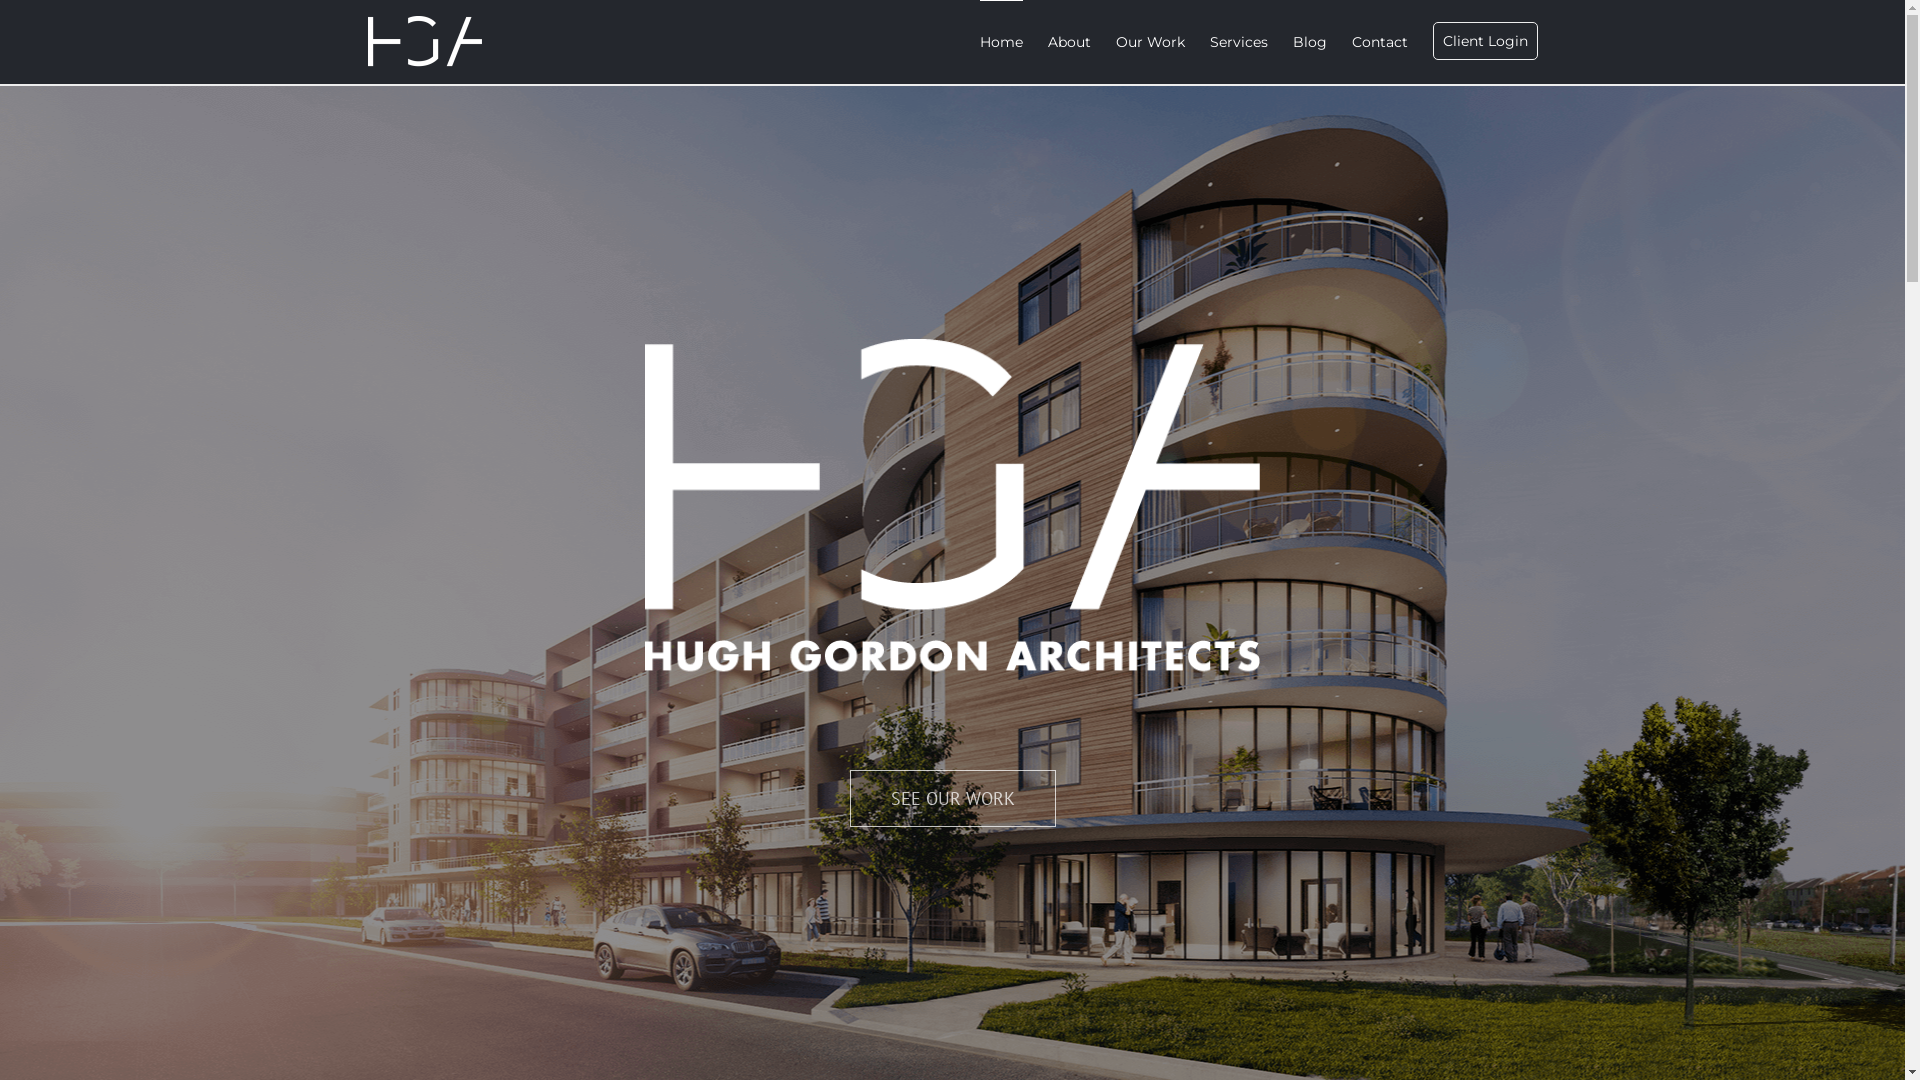 The image size is (1920, 1080). I want to click on 'Home', so click(979, 42).